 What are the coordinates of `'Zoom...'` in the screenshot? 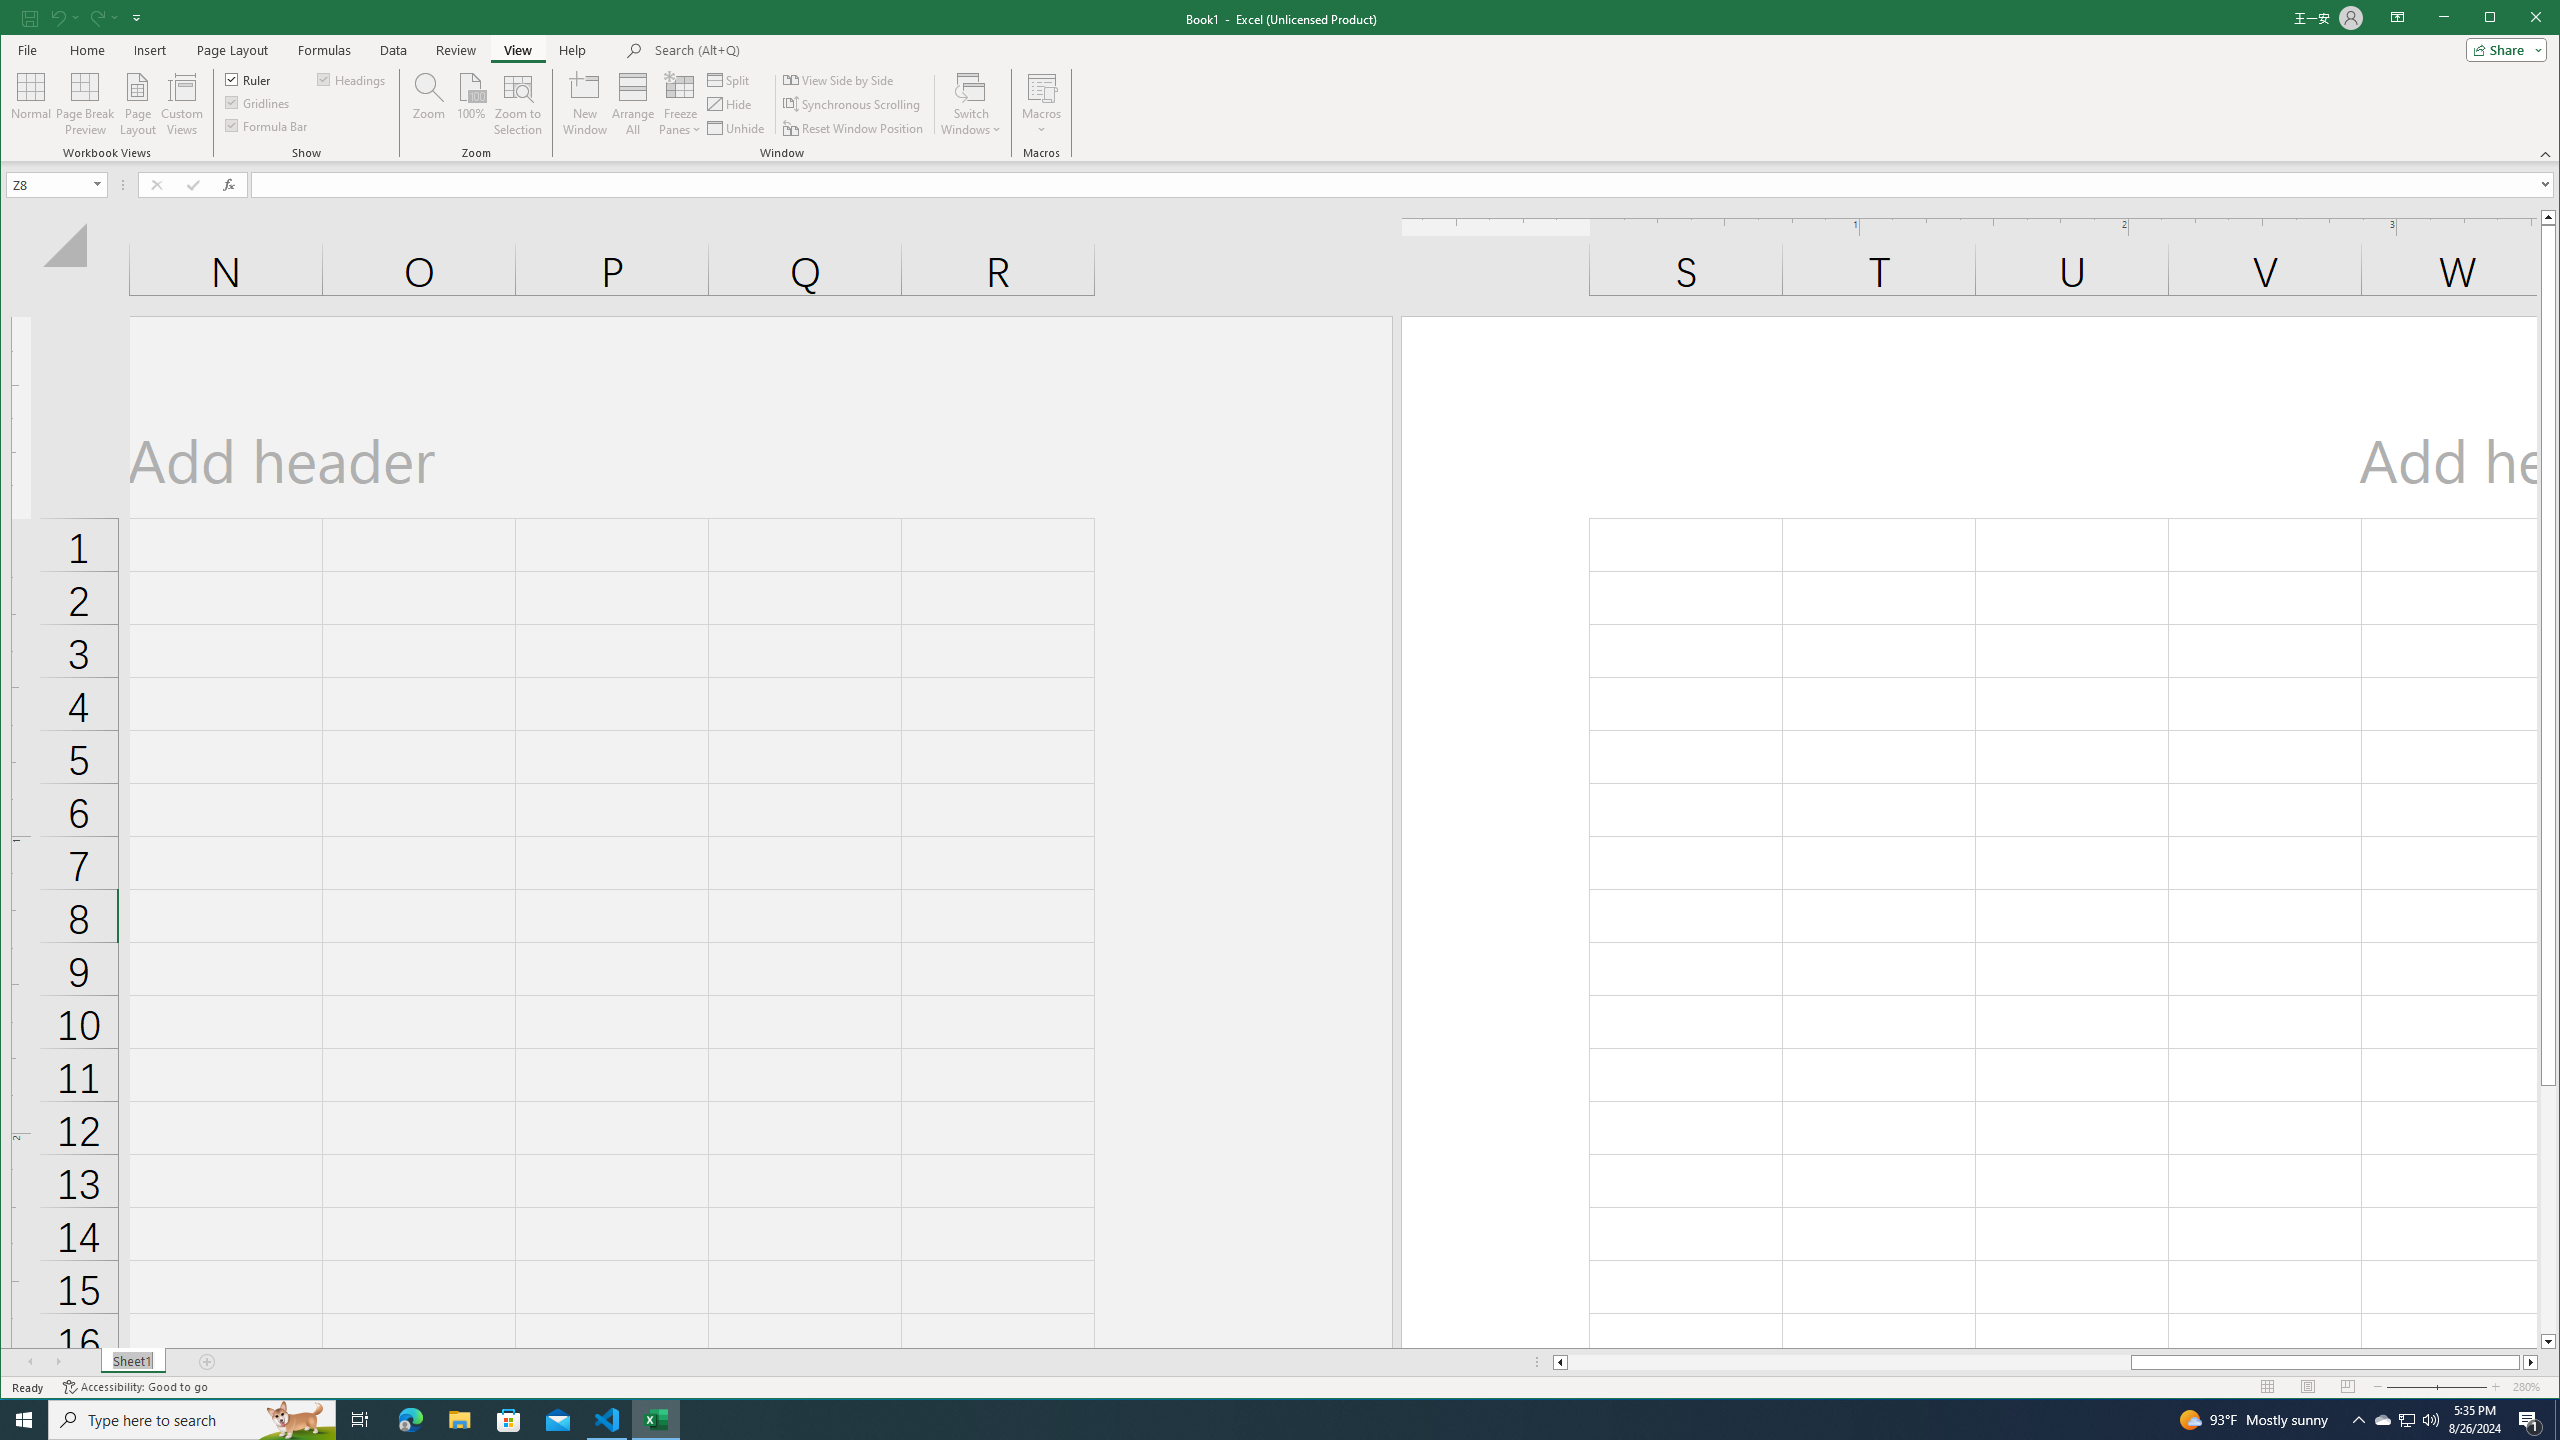 It's located at (428, 103).